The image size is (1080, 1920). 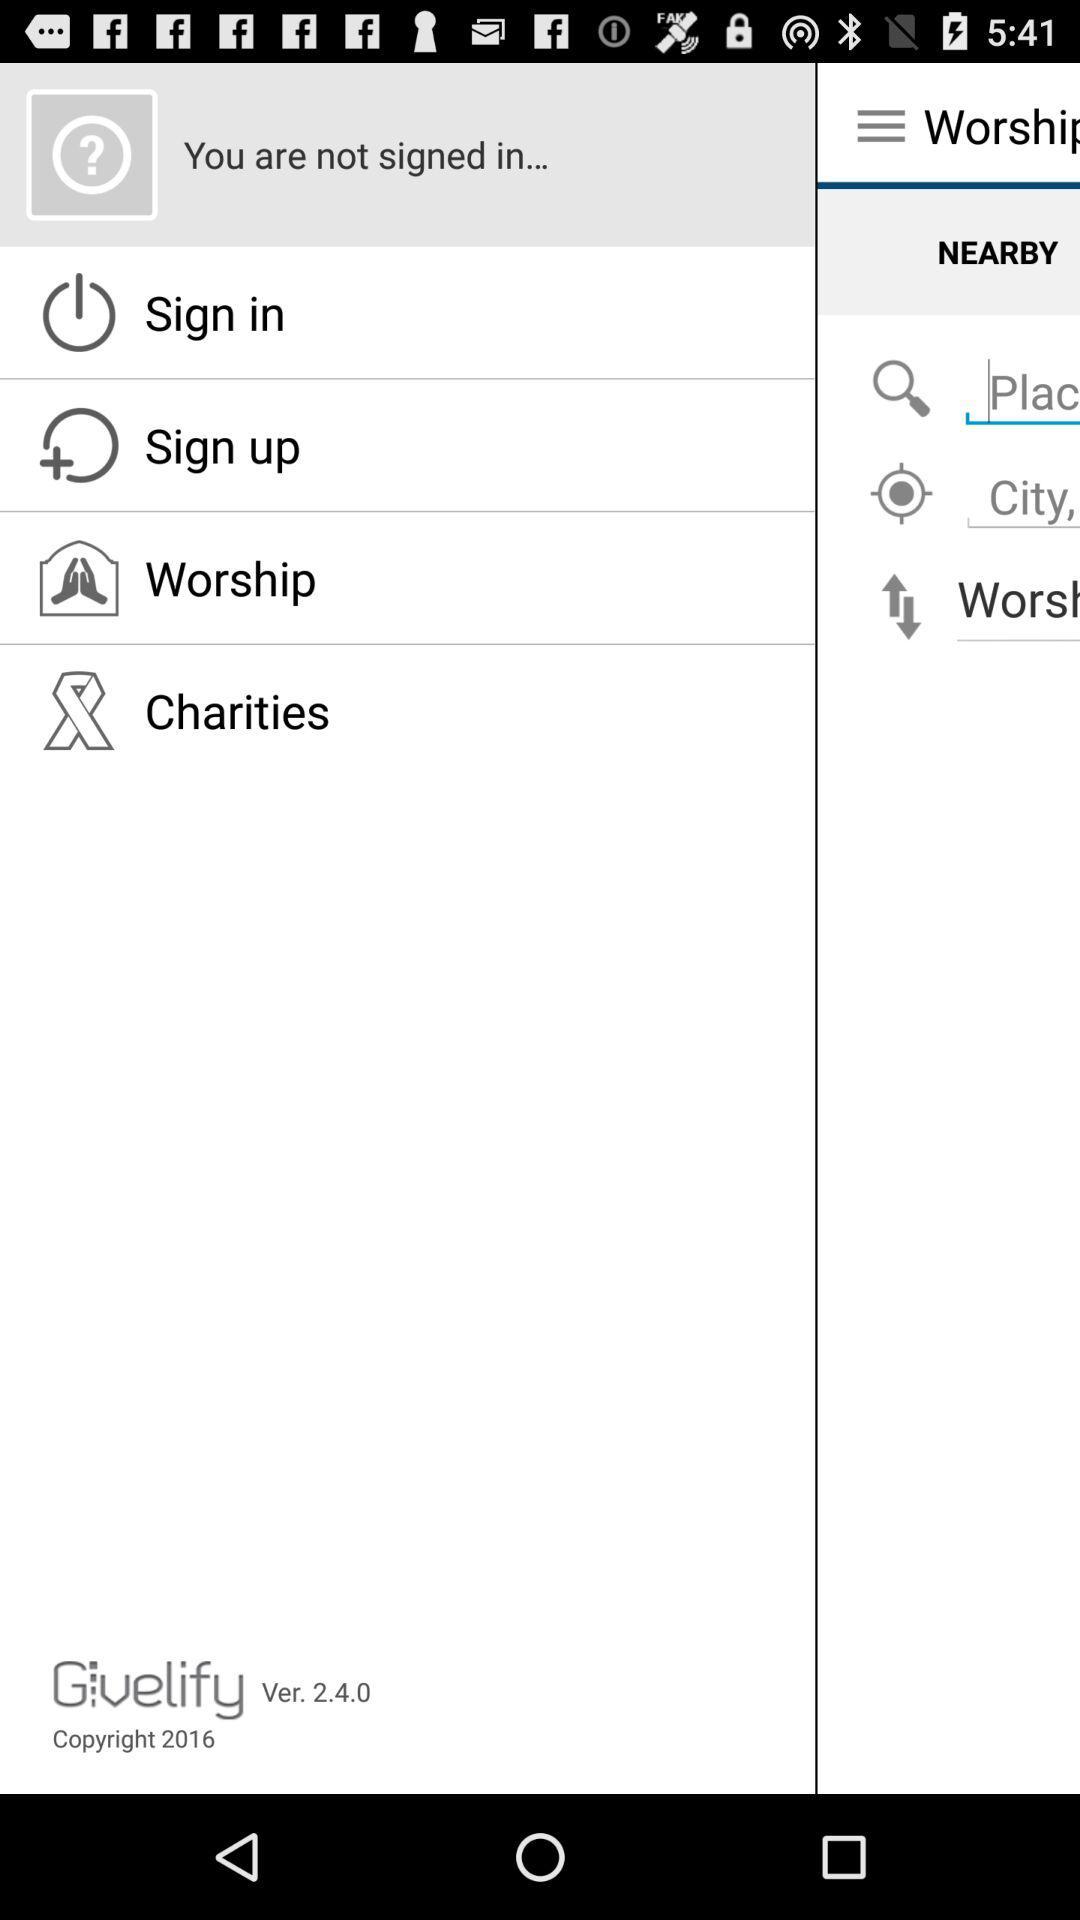 I want to click on location, so click(x=901, y=494).